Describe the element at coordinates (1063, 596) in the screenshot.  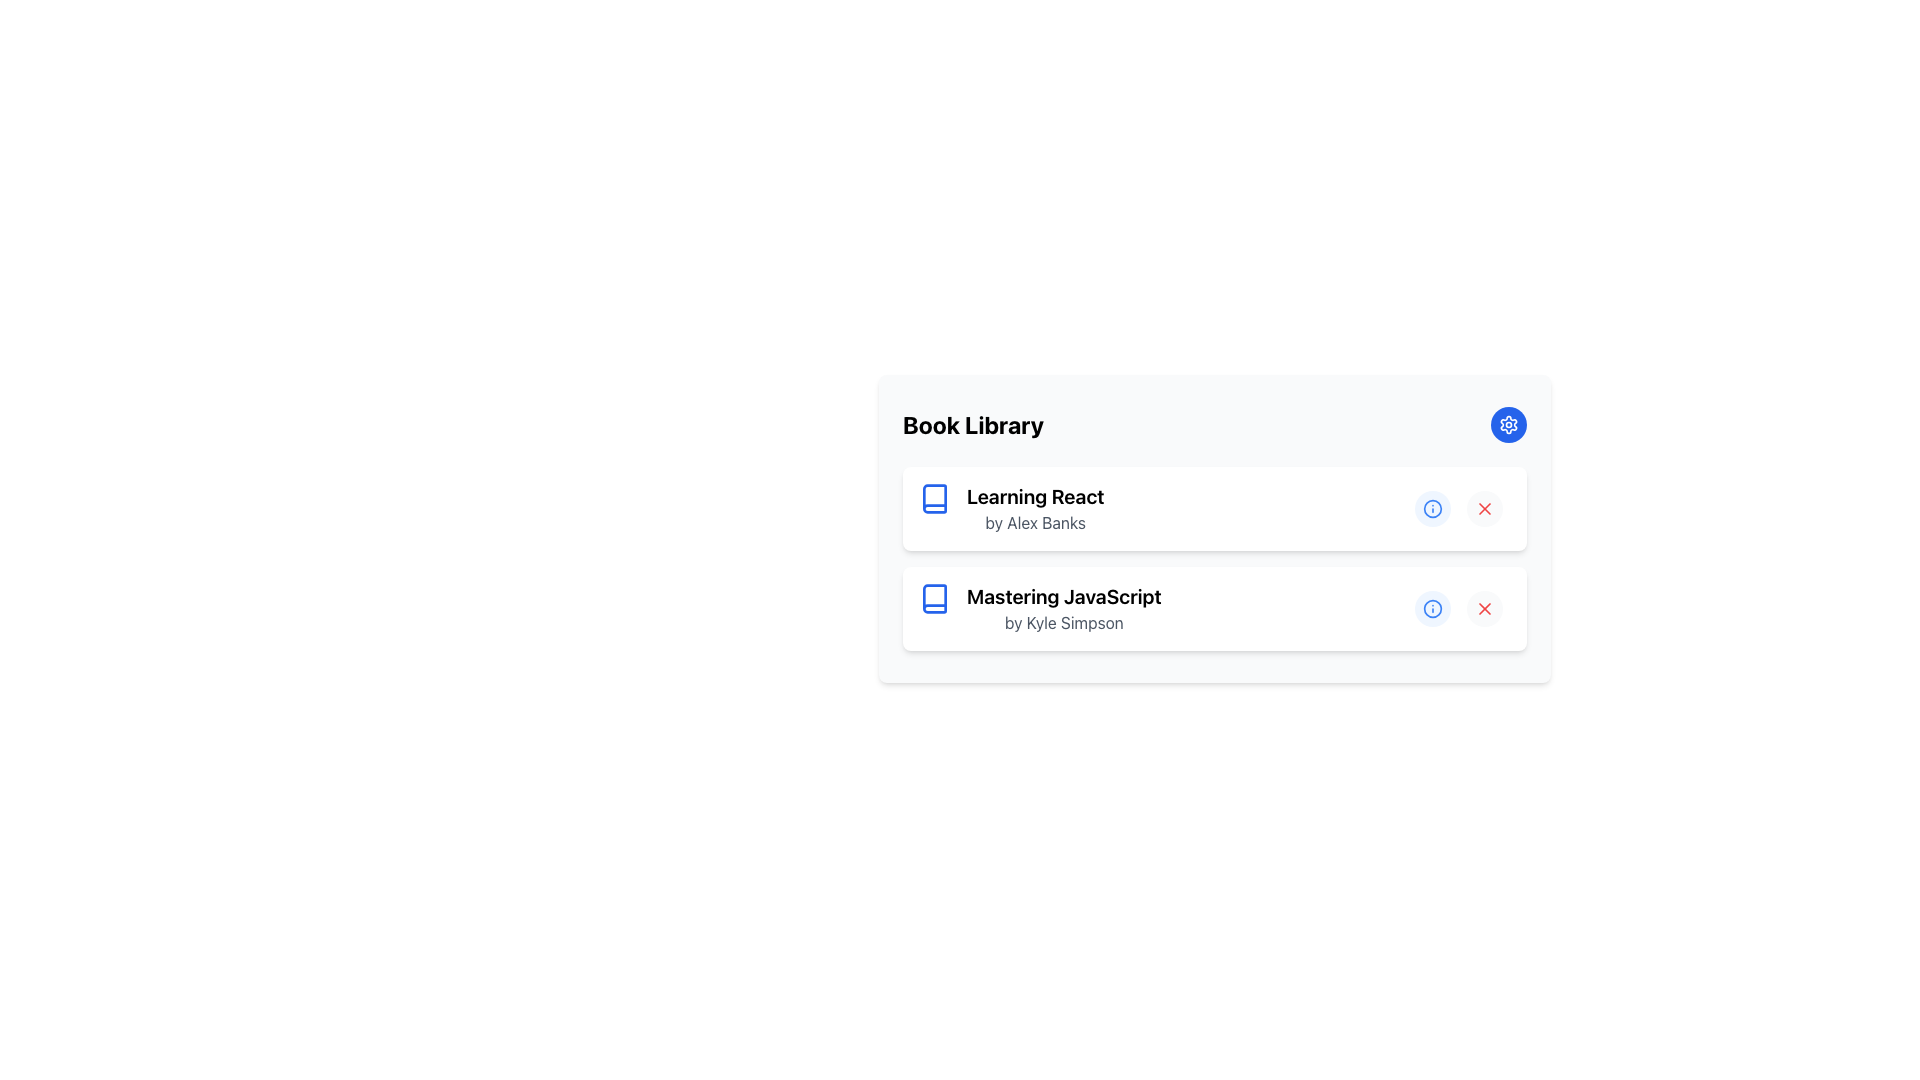
I see `the text label displaying 'Mastering JavaScript', which is a prominent title located above the author's name, 'by Kyle Simpson'` at that location.